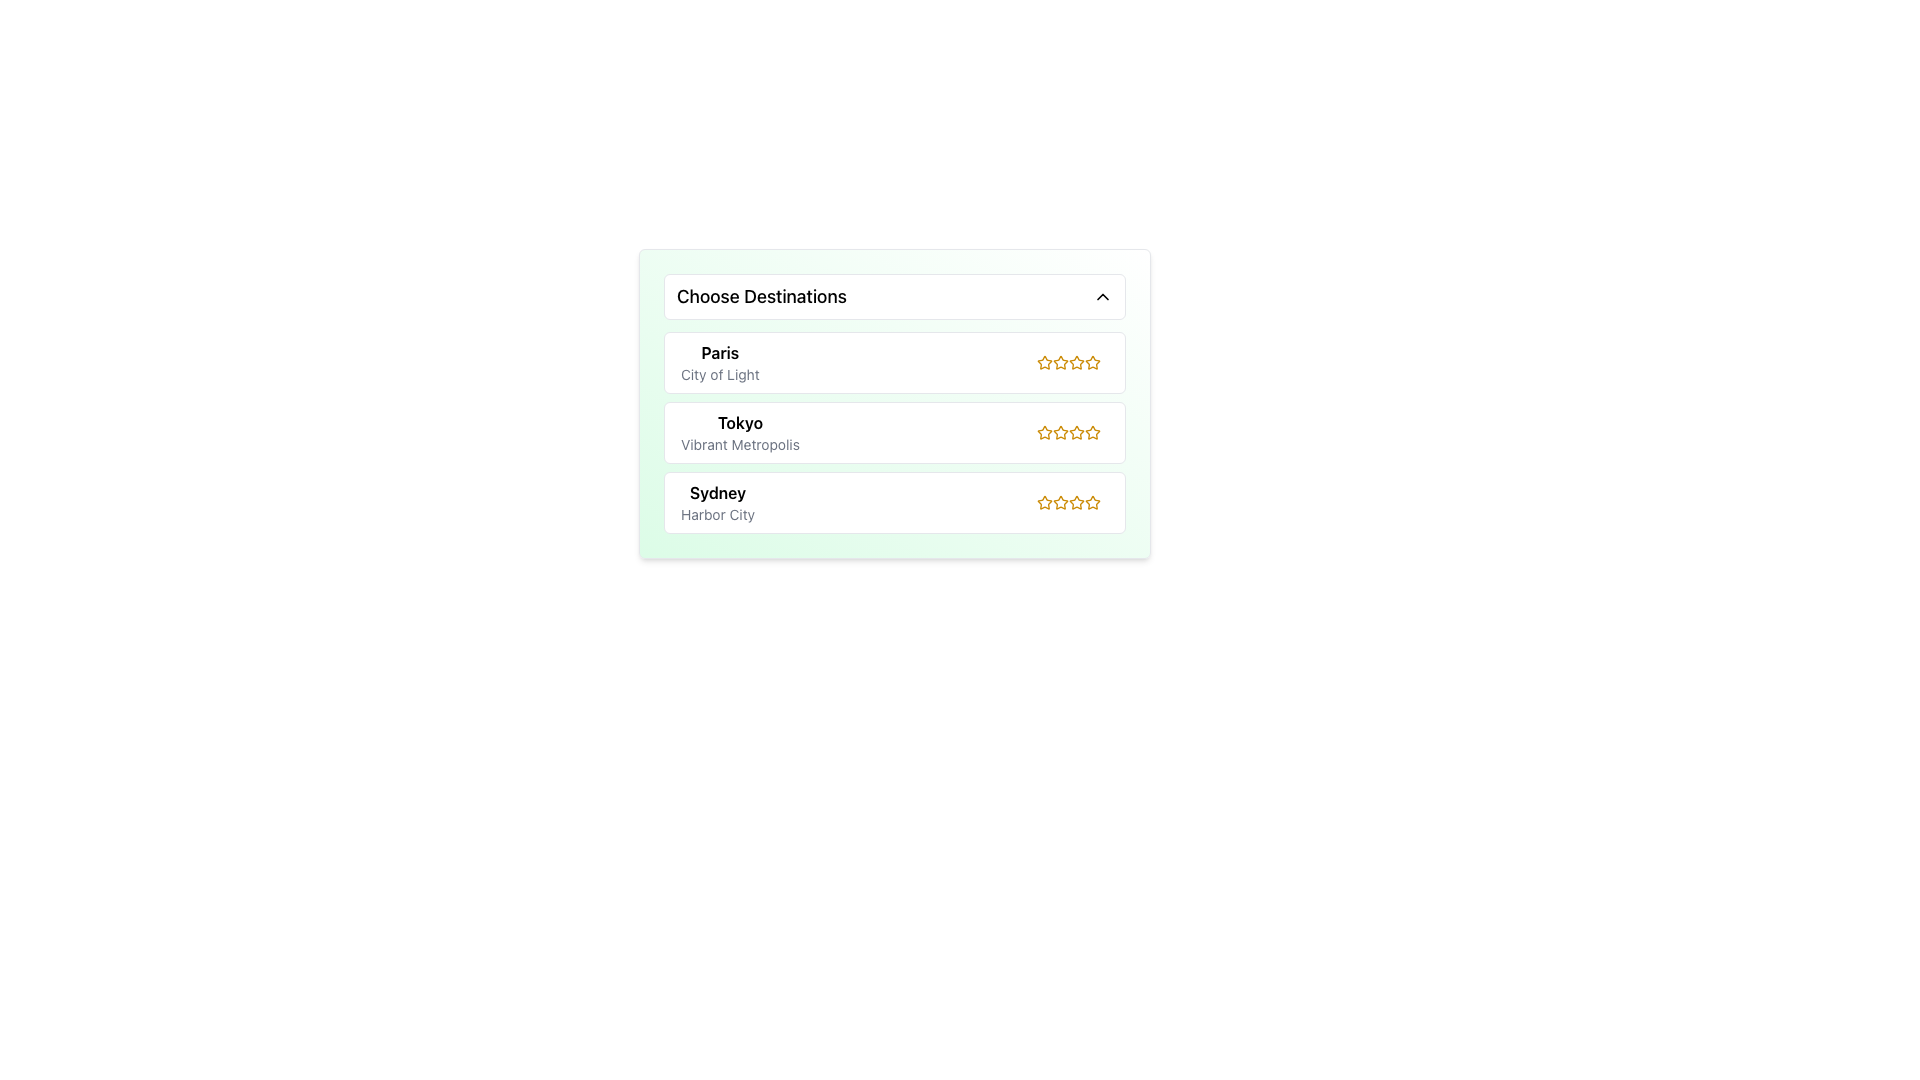 Image resolution: width=1920 pixels, height=1080 pixels. I want to click on the text element representing the city Paris in the destination list under 'Choose Destinations' to emphasize it, so click(720, 362).